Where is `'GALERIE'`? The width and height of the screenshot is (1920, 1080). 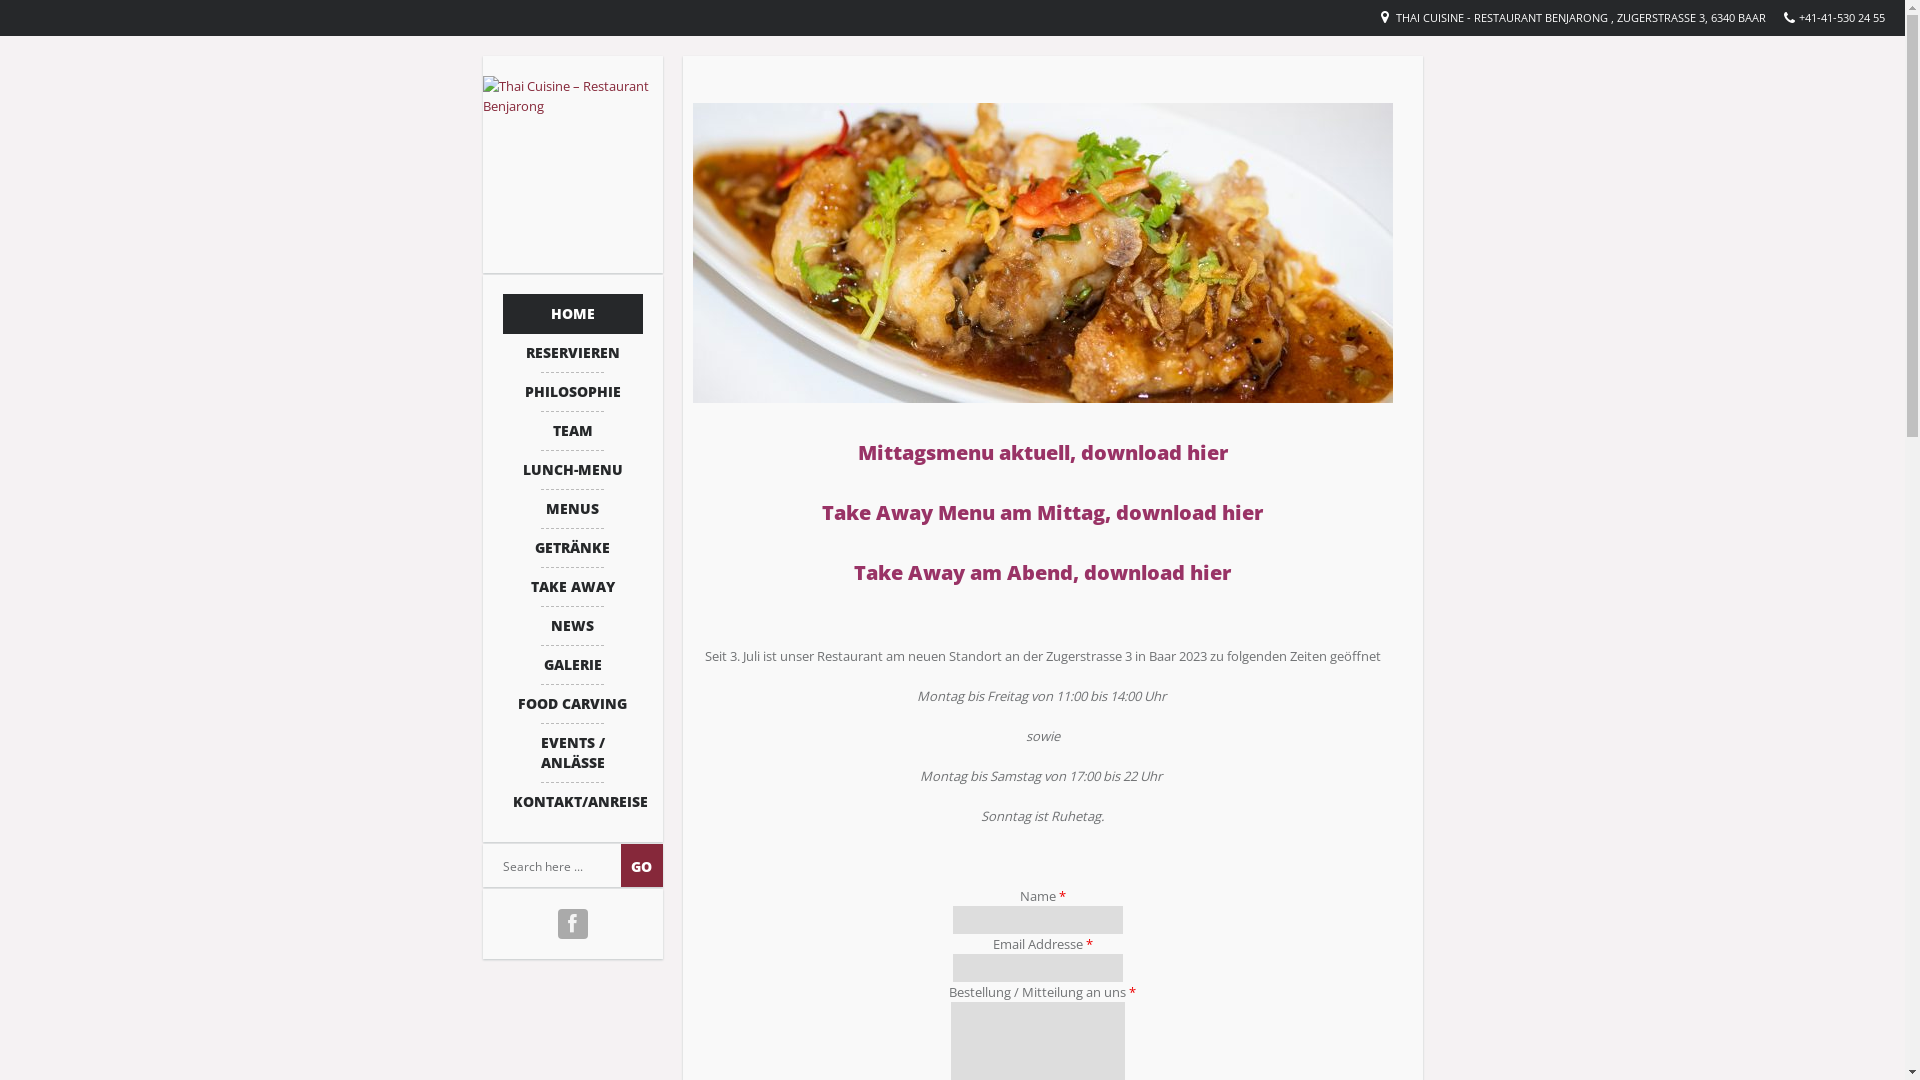
'GALERIE' is located at coordinates (502, 664).